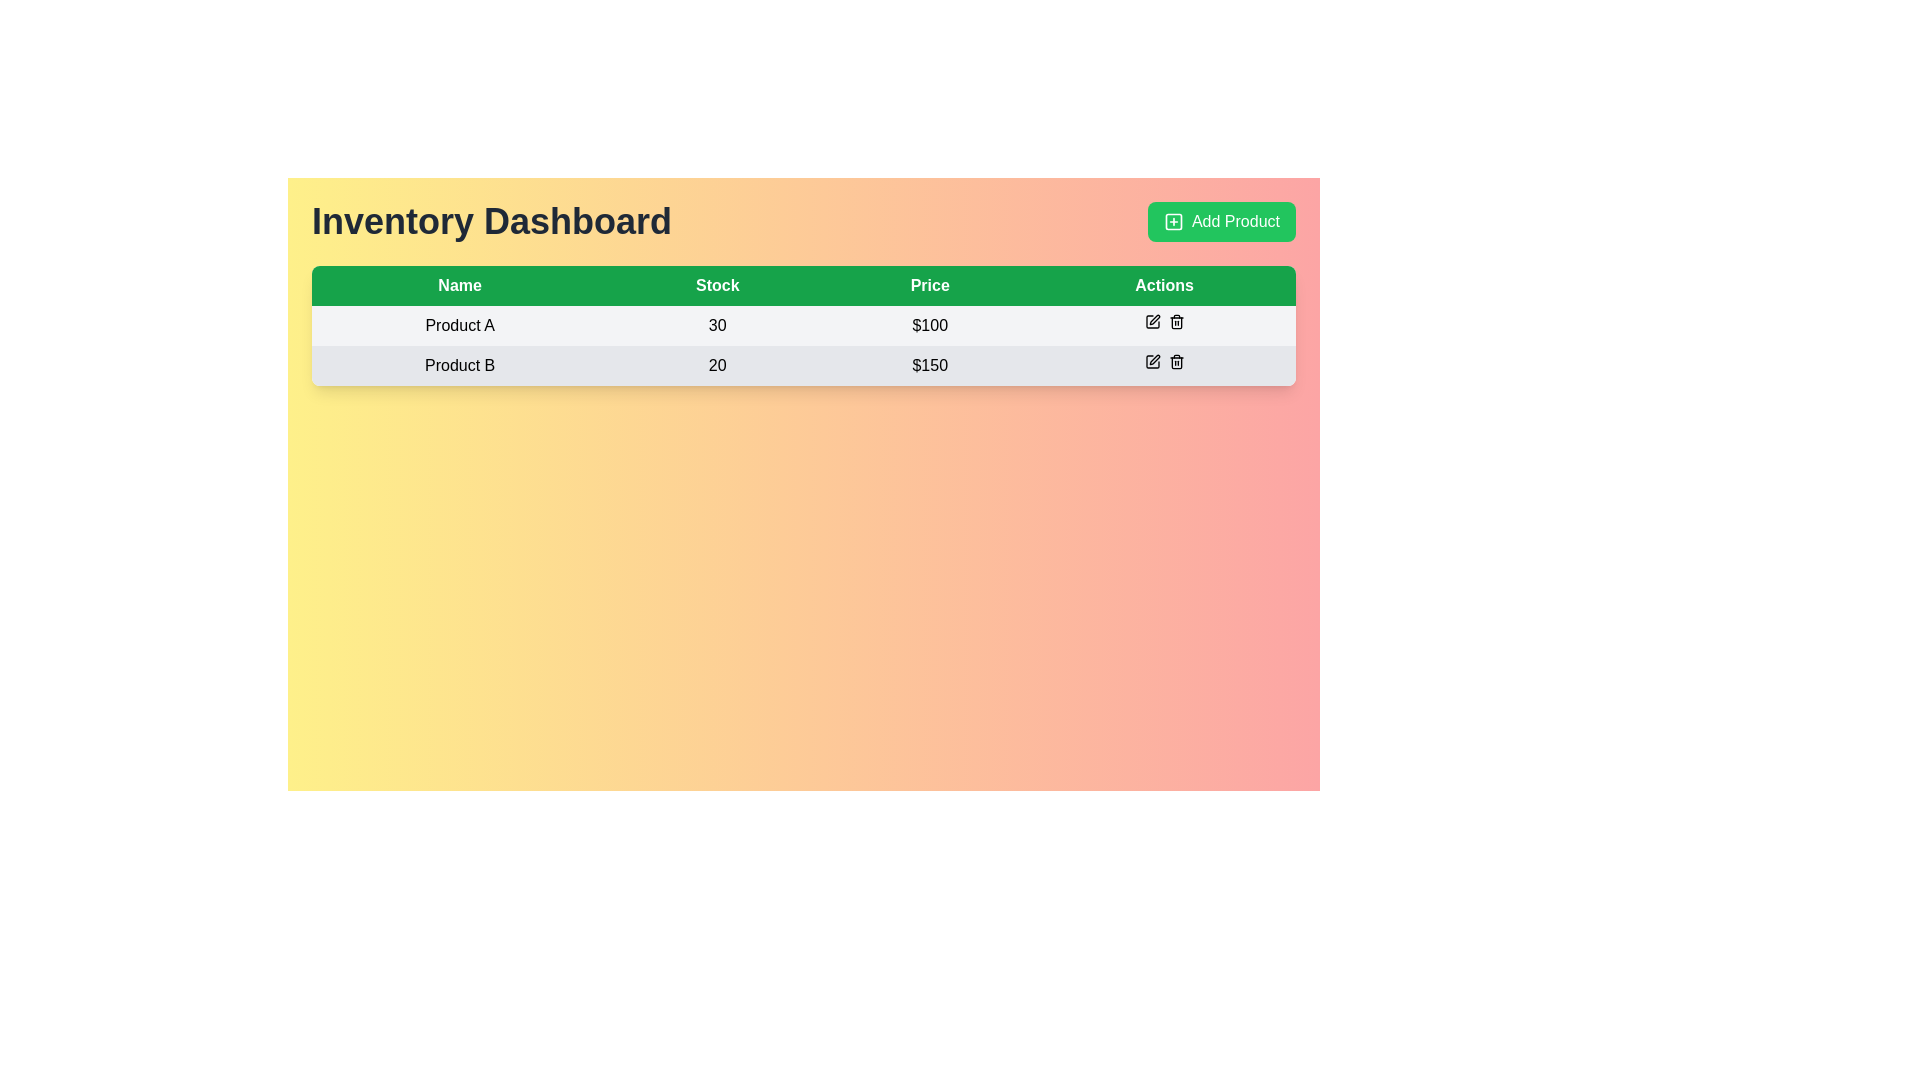 The image size is (1920, 1080). Describe the element at coordinates (459, 285) in the screenshot. I see `the green header labeled 'Name' in the table header row, which is the first column of the header` at that location.